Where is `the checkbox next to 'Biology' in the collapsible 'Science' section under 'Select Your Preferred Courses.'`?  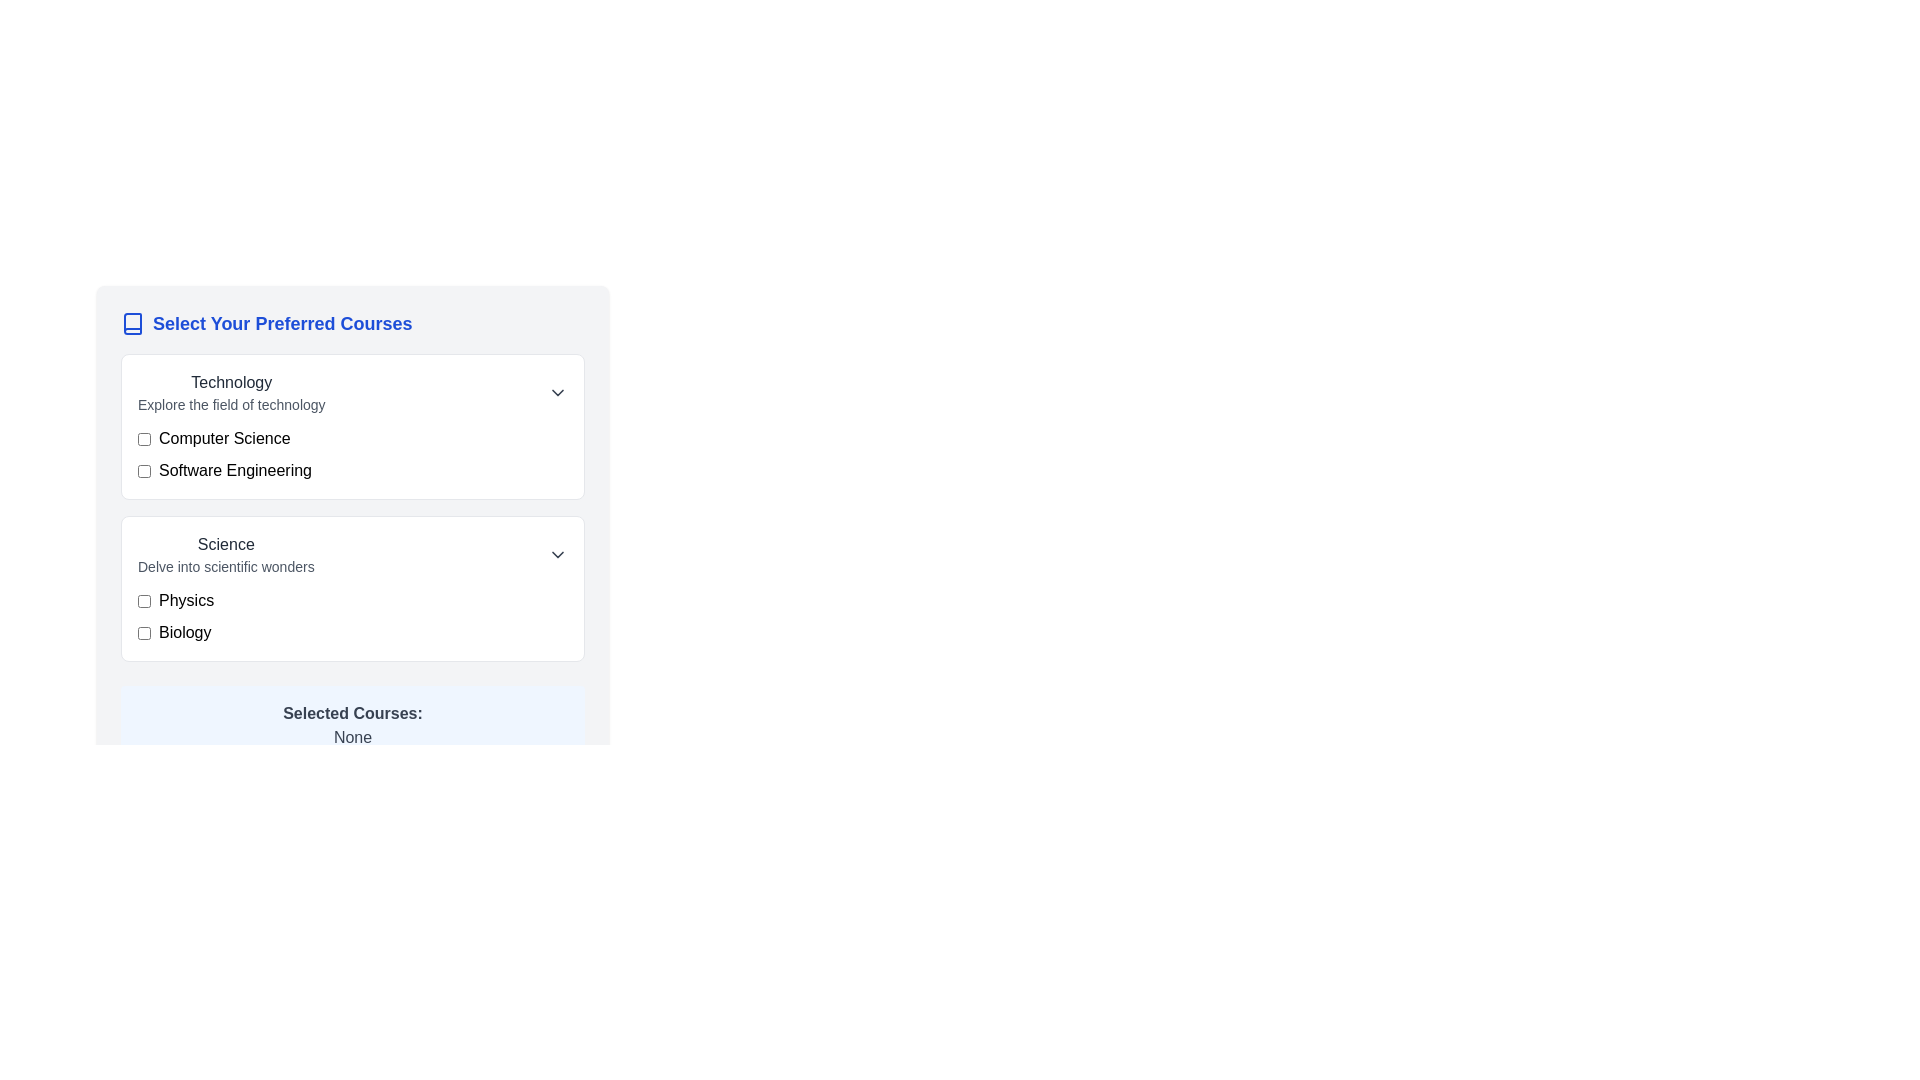
the checkbox next to 'Biology' in the collapsible 'Science' section under 'Select Your Preferred Courses.' is located at coordinates (353, 588).